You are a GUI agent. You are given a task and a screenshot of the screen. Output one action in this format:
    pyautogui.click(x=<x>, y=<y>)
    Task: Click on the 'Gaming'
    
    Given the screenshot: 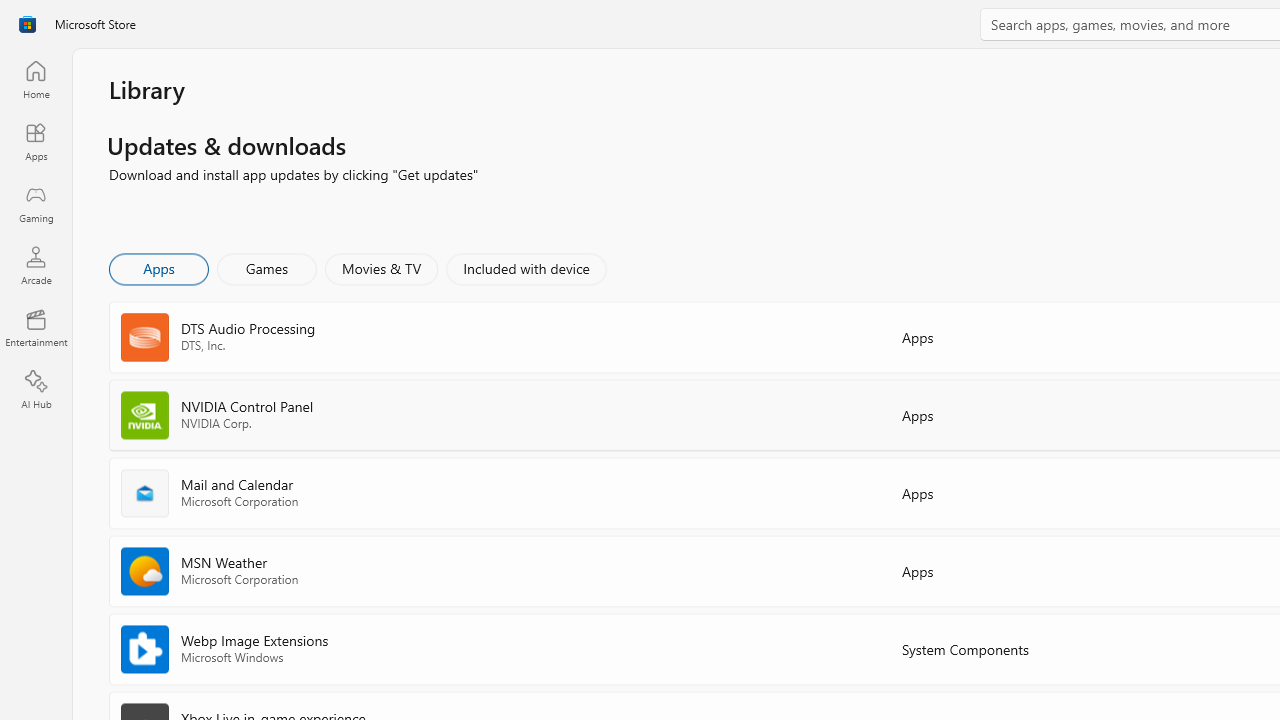 What is the action you would take?
    pyautogui.click(x=35, y=203)
    